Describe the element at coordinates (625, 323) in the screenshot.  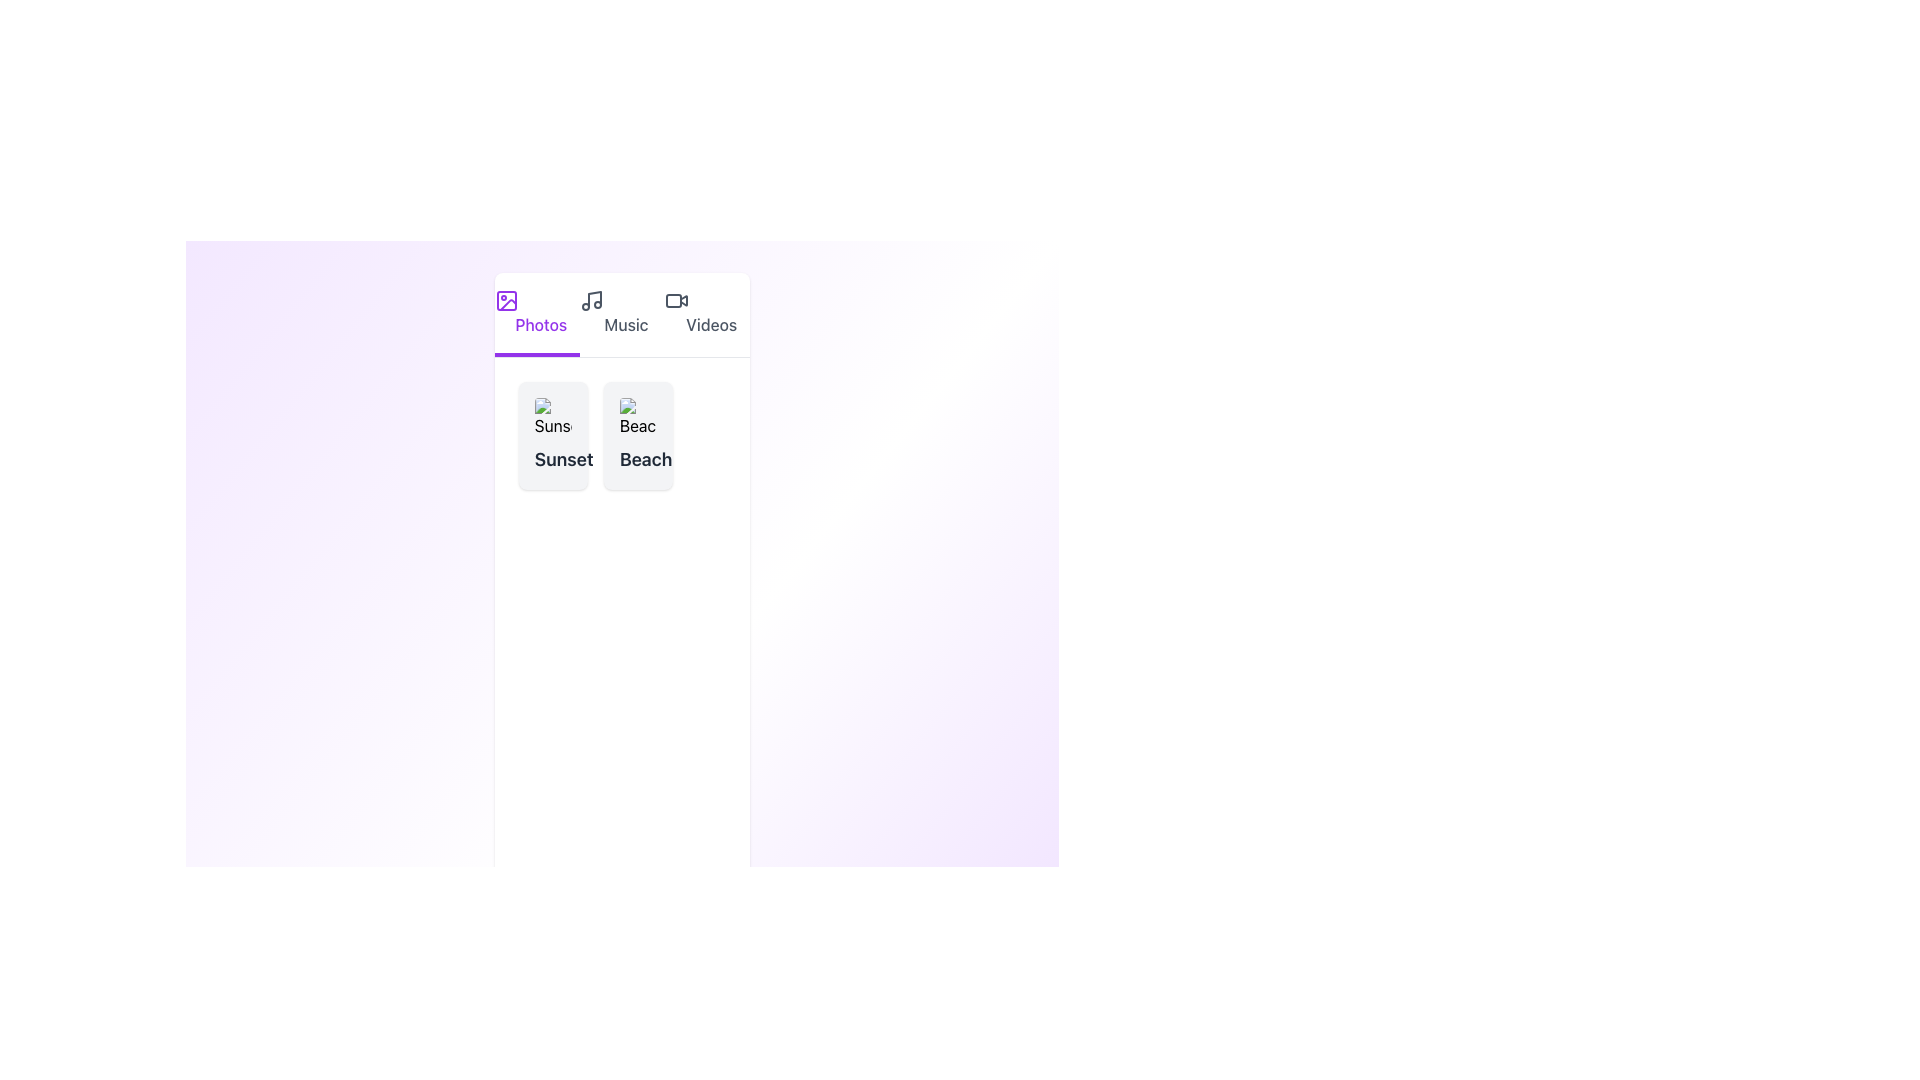
I see `the 'Music' text label in the top navigation bar, which is positioned between the 'Photos' and 'Videos' sections and is visually adjacent to a music icon` at that location.